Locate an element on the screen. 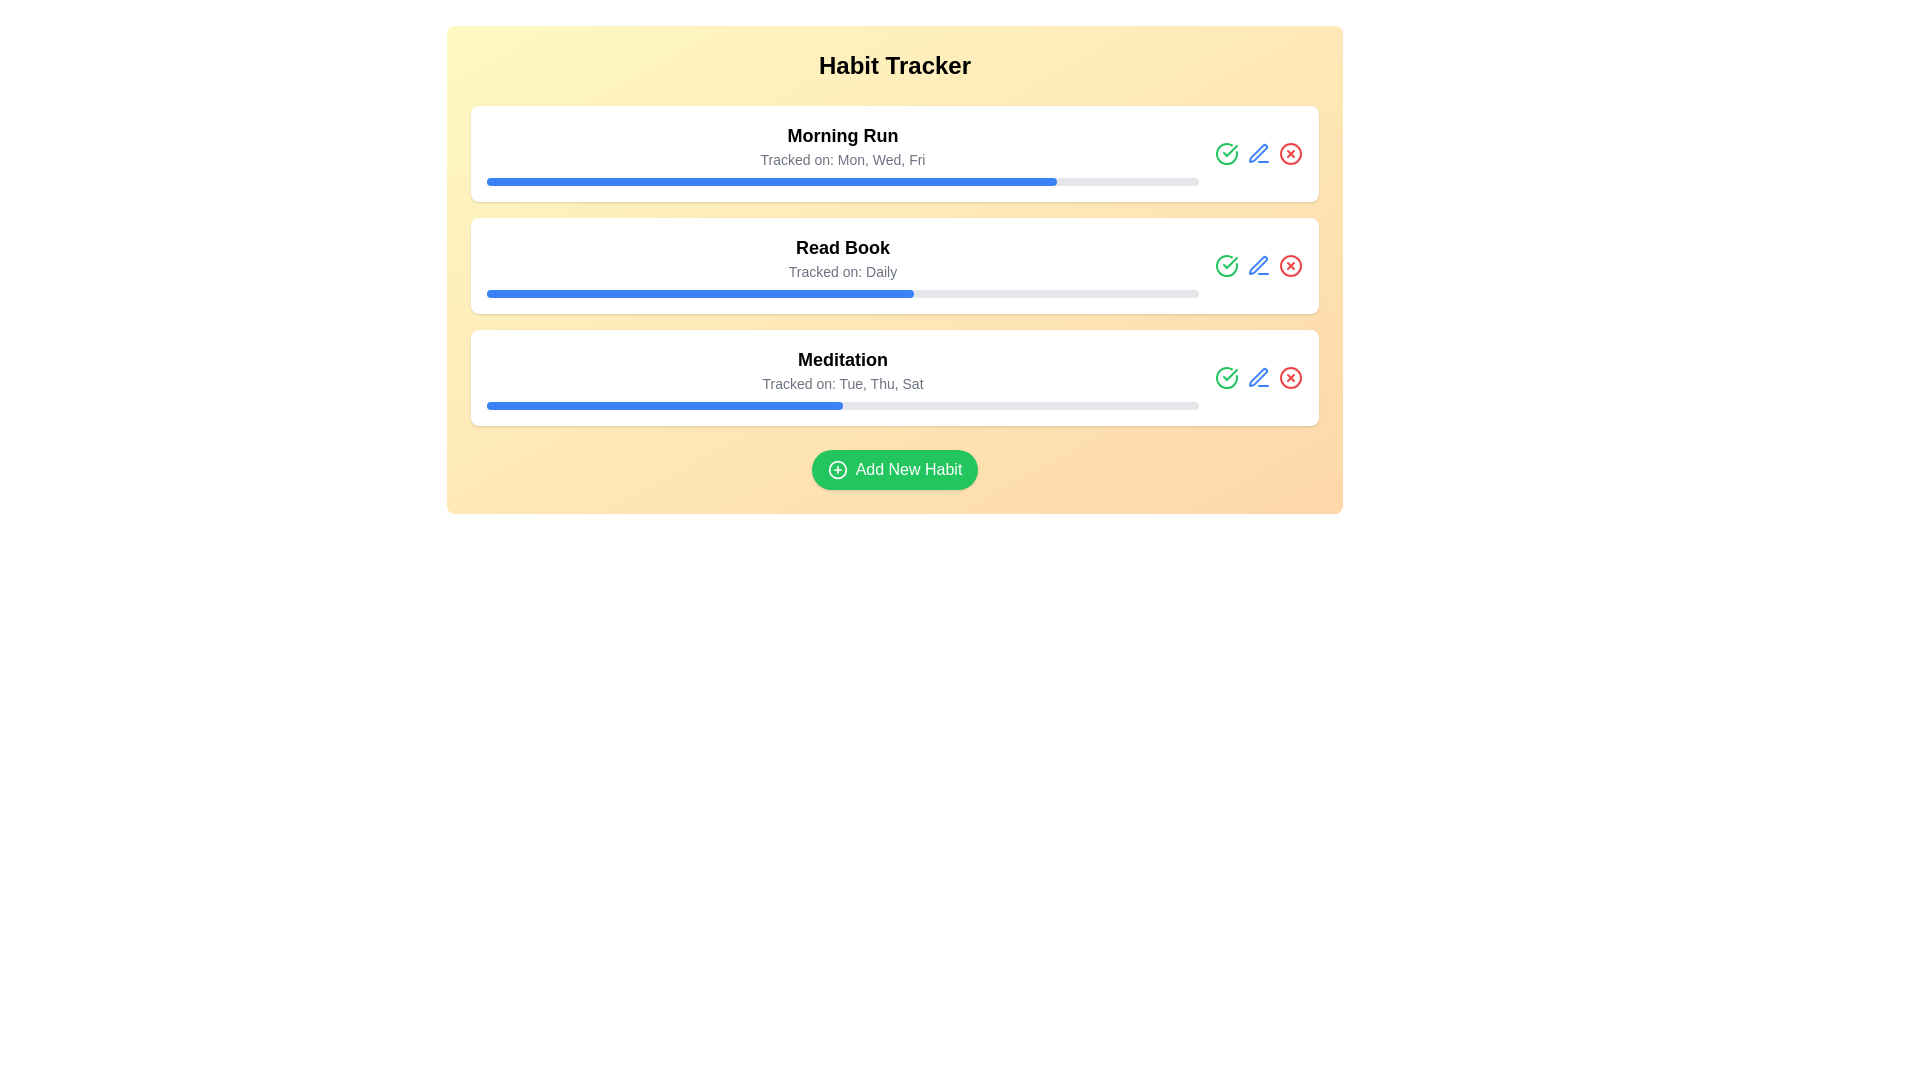  progress value indicated by the width of the blue progress bar located under the 'Morning Run' header is located at coordinates (770, 181).